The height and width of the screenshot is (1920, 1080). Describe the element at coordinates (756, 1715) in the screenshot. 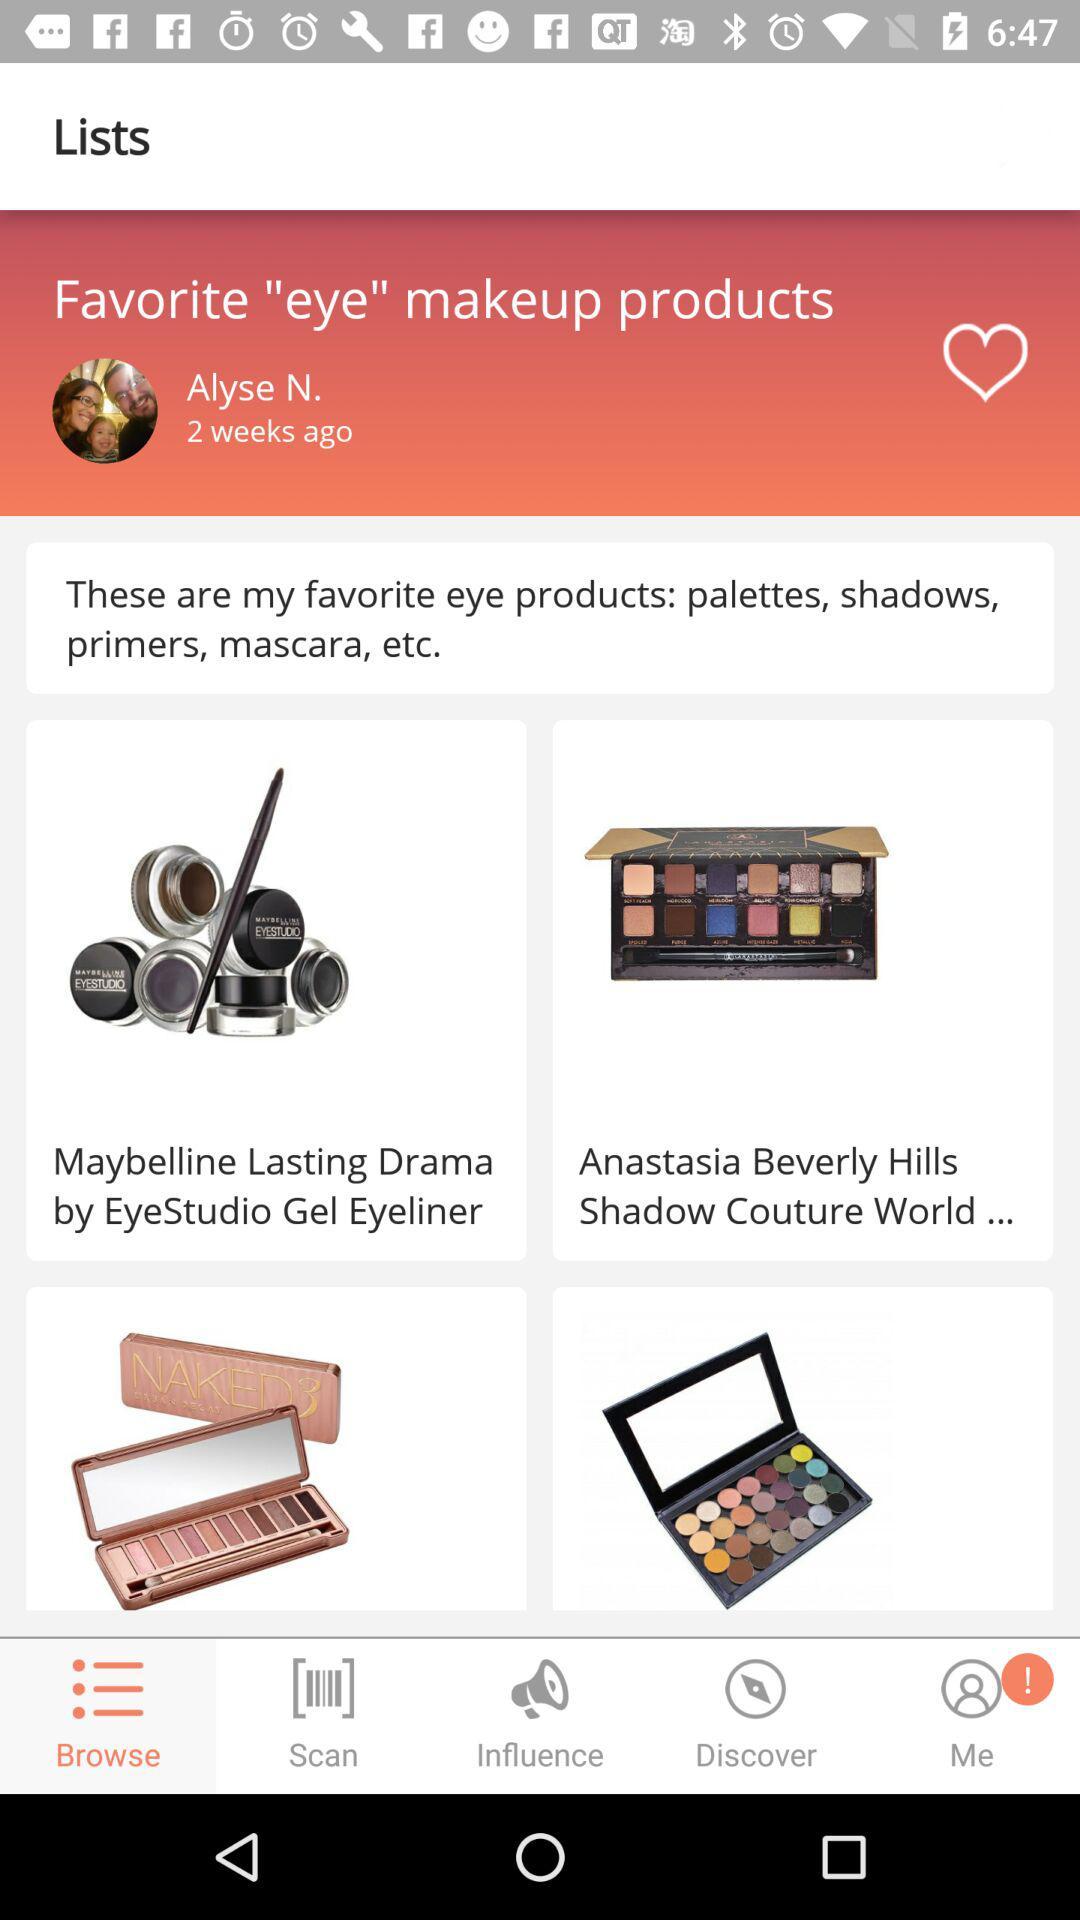

I see `the time icon` at that location.